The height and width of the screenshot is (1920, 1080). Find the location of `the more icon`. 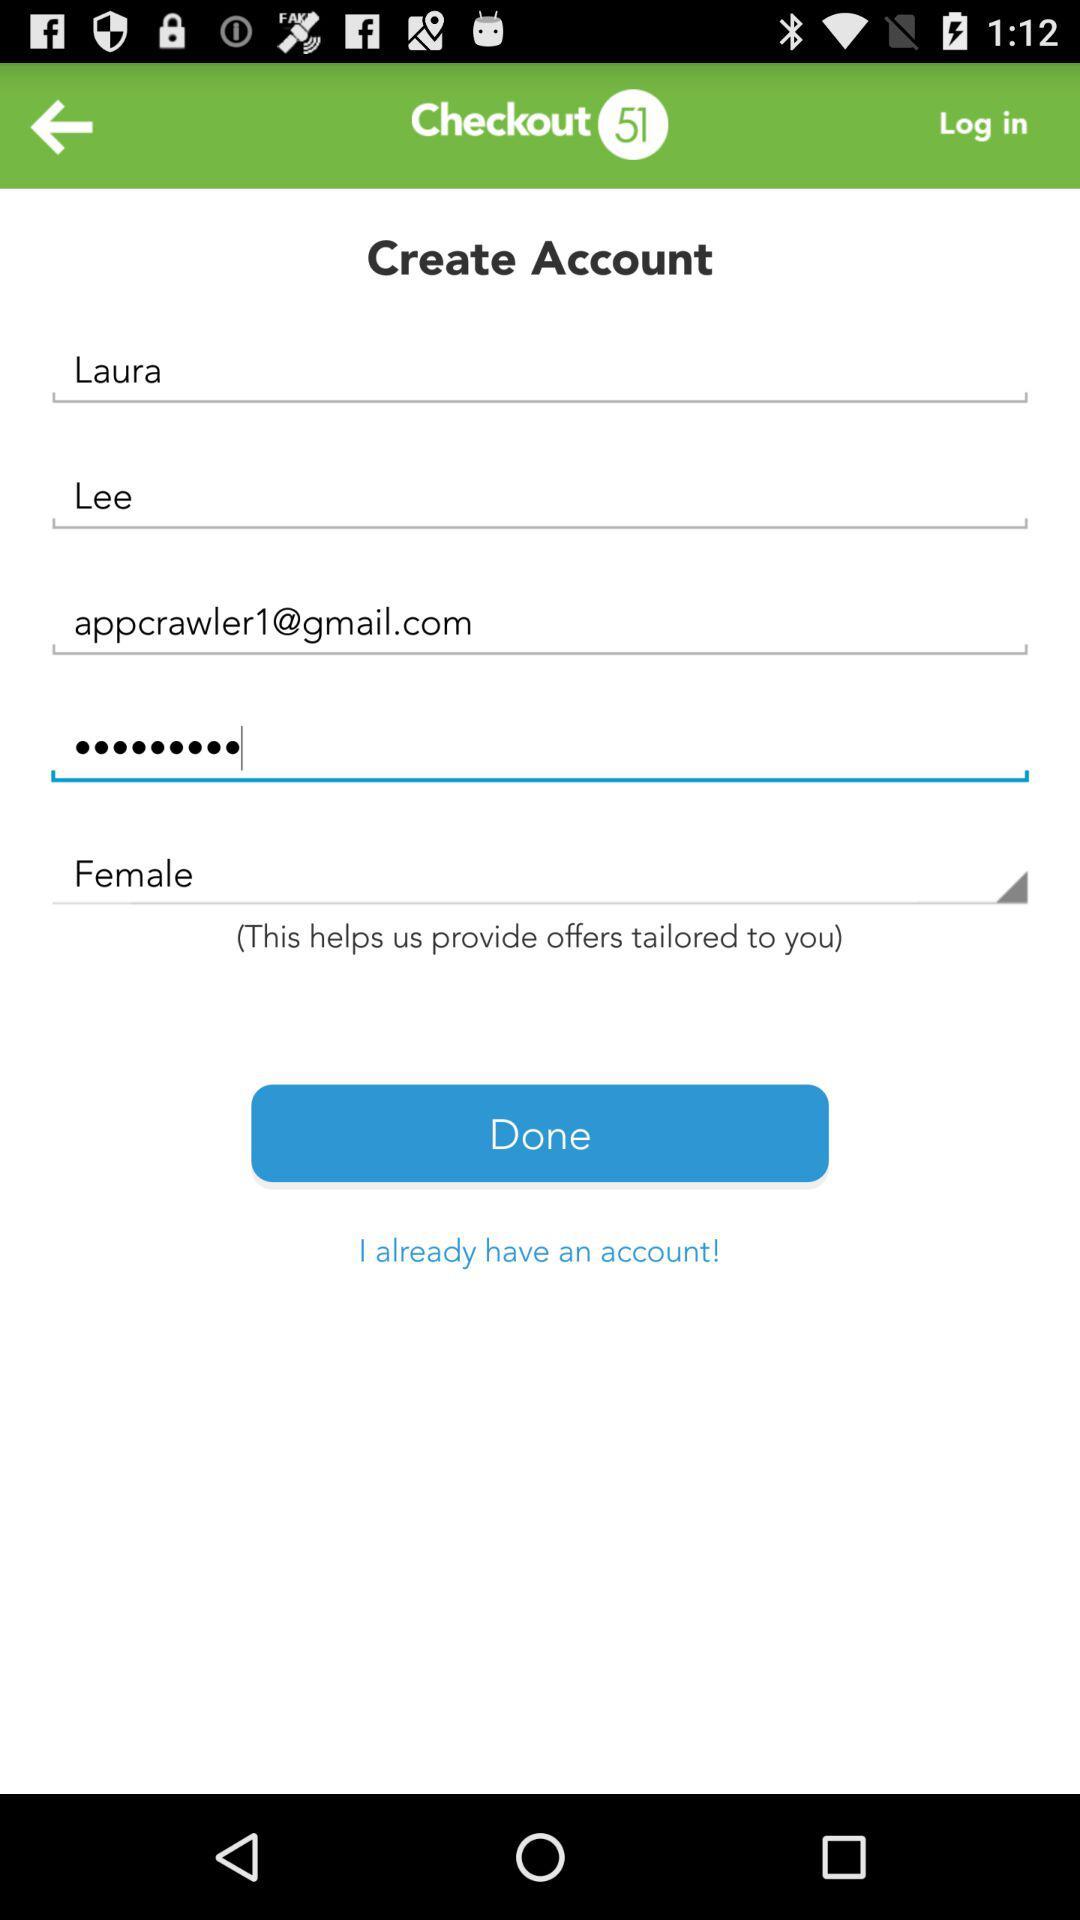

the more icon is located at coordinates (988, 133).